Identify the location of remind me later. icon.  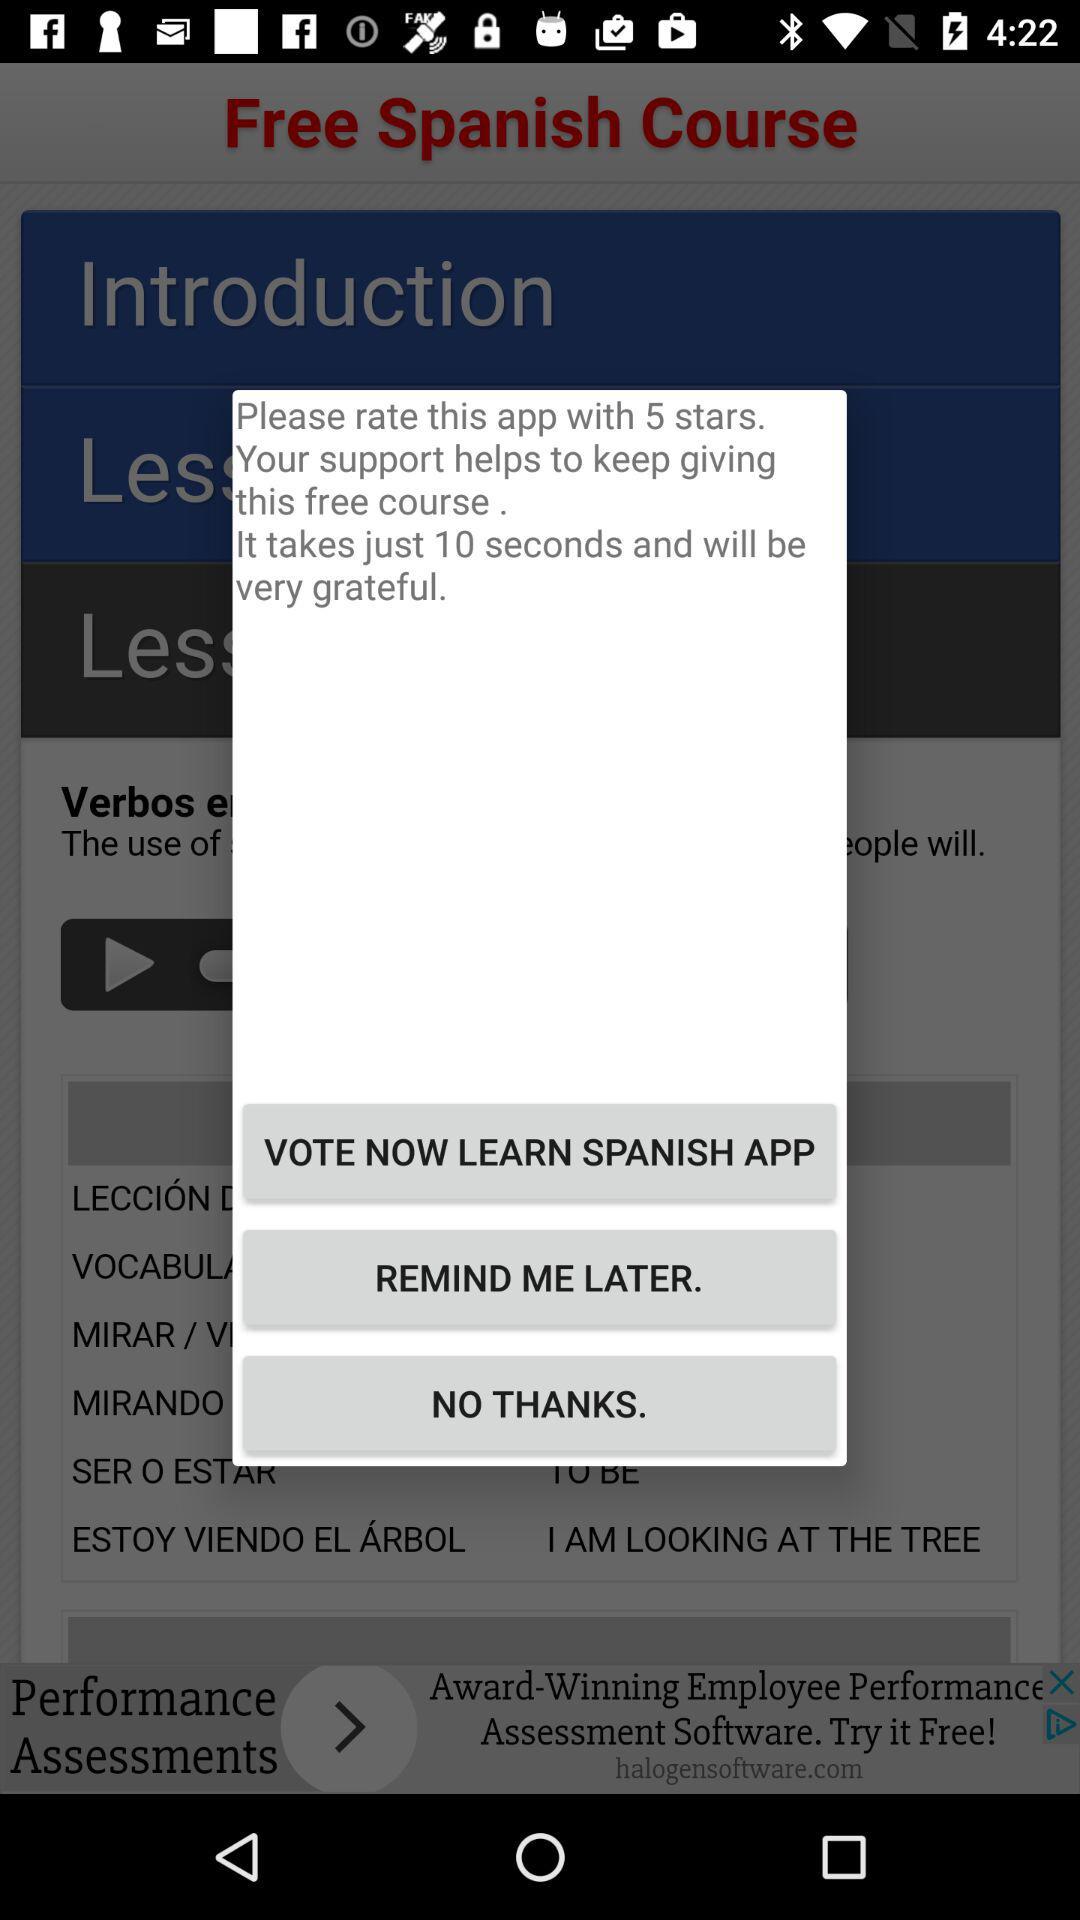
(538, 1276).